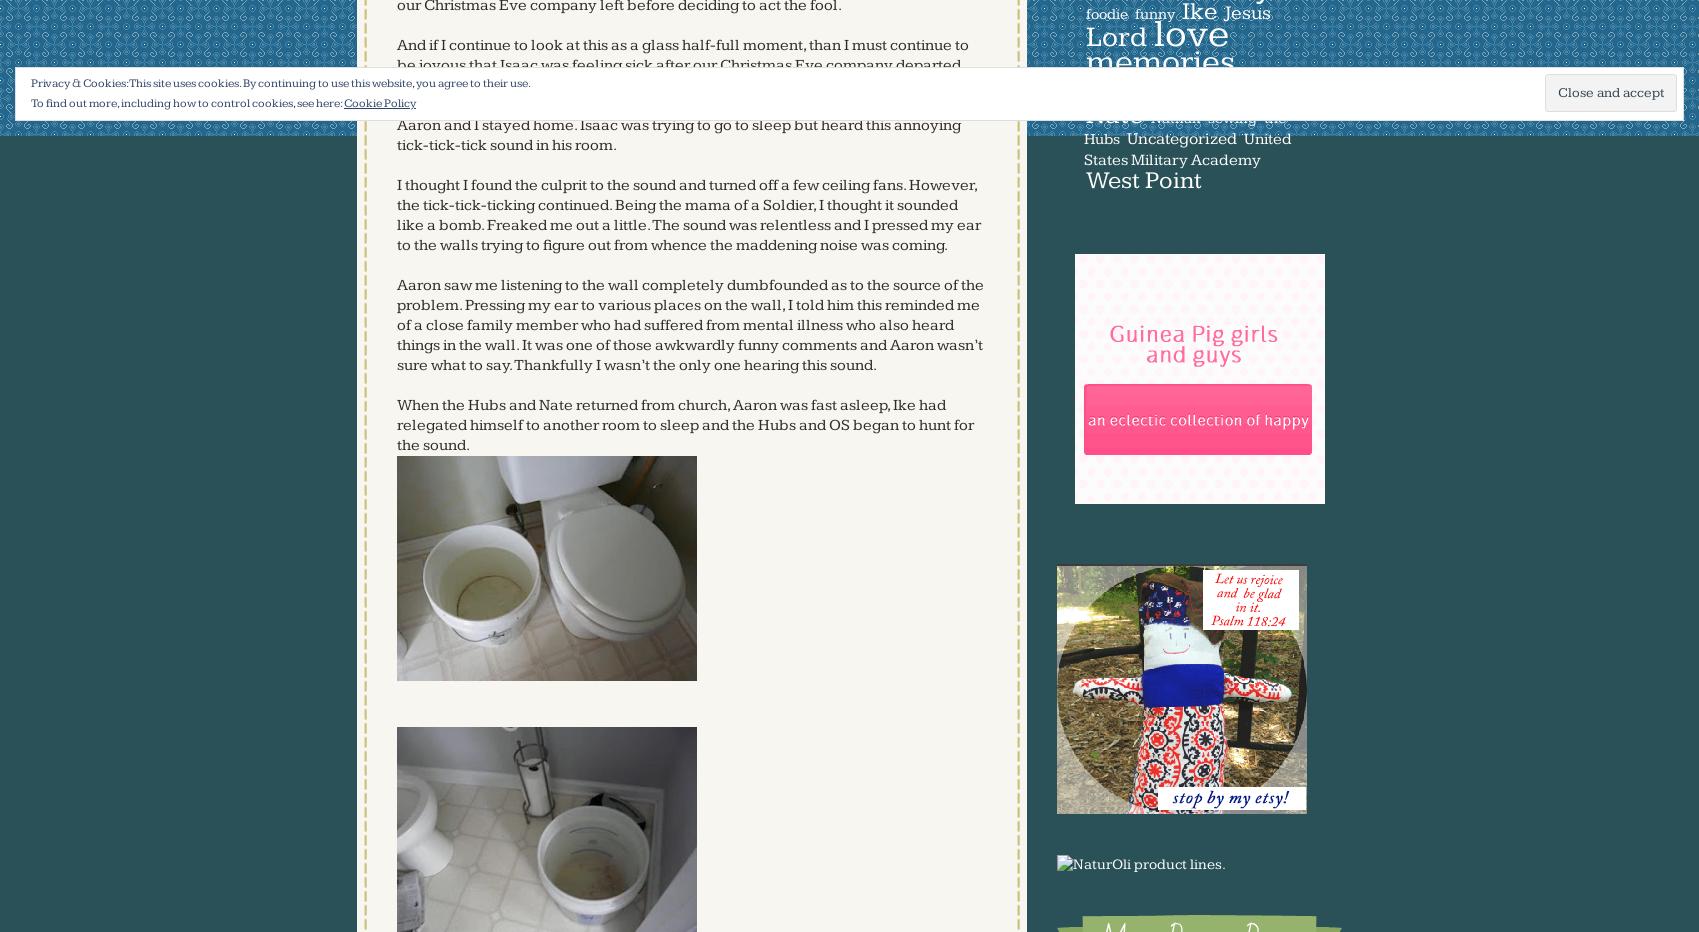 The image size is (1699, 932). I want to click on 'from church, Aaron was fast asleep, Ike had relegated himself to another room to sleep and the Hubs and OS began to hunt for the sound.', so click(684, 425).